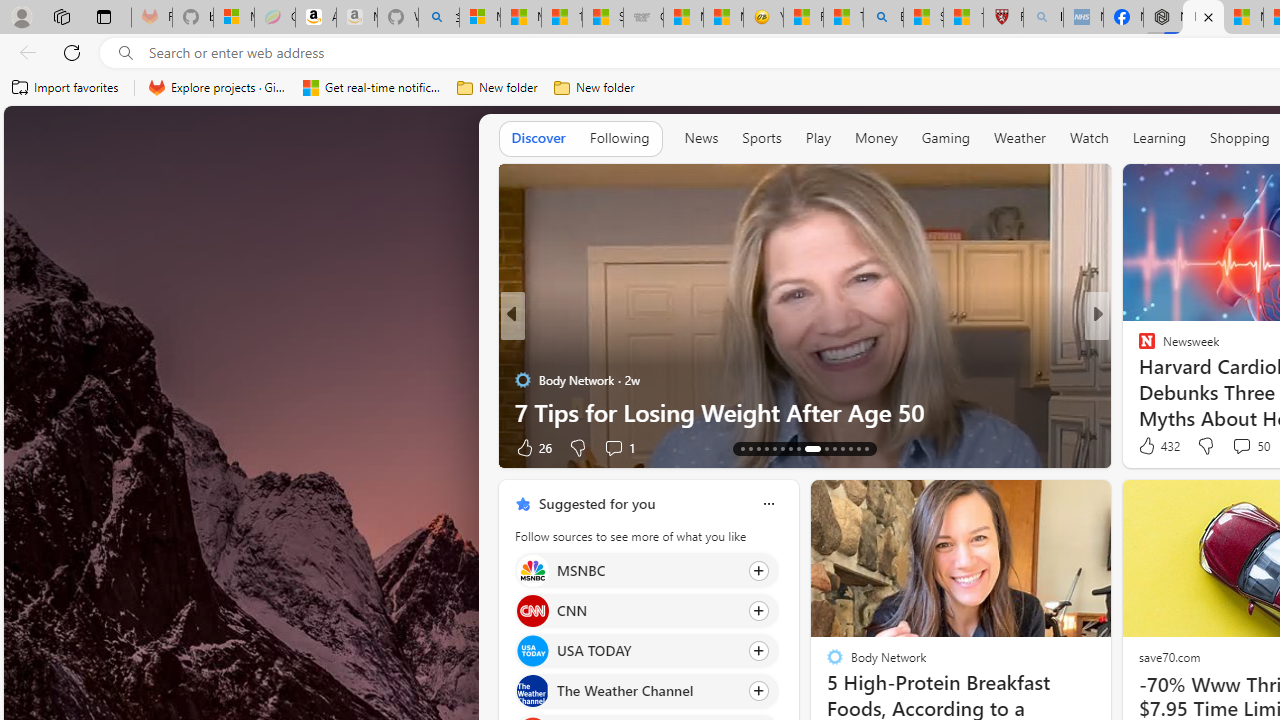 Image resolution: width=1280 pixels, height=720 pixels. What do you see at coordinates (876, 137) in the screenshot?
I see `'Money'` at bounding box center [876, 137].